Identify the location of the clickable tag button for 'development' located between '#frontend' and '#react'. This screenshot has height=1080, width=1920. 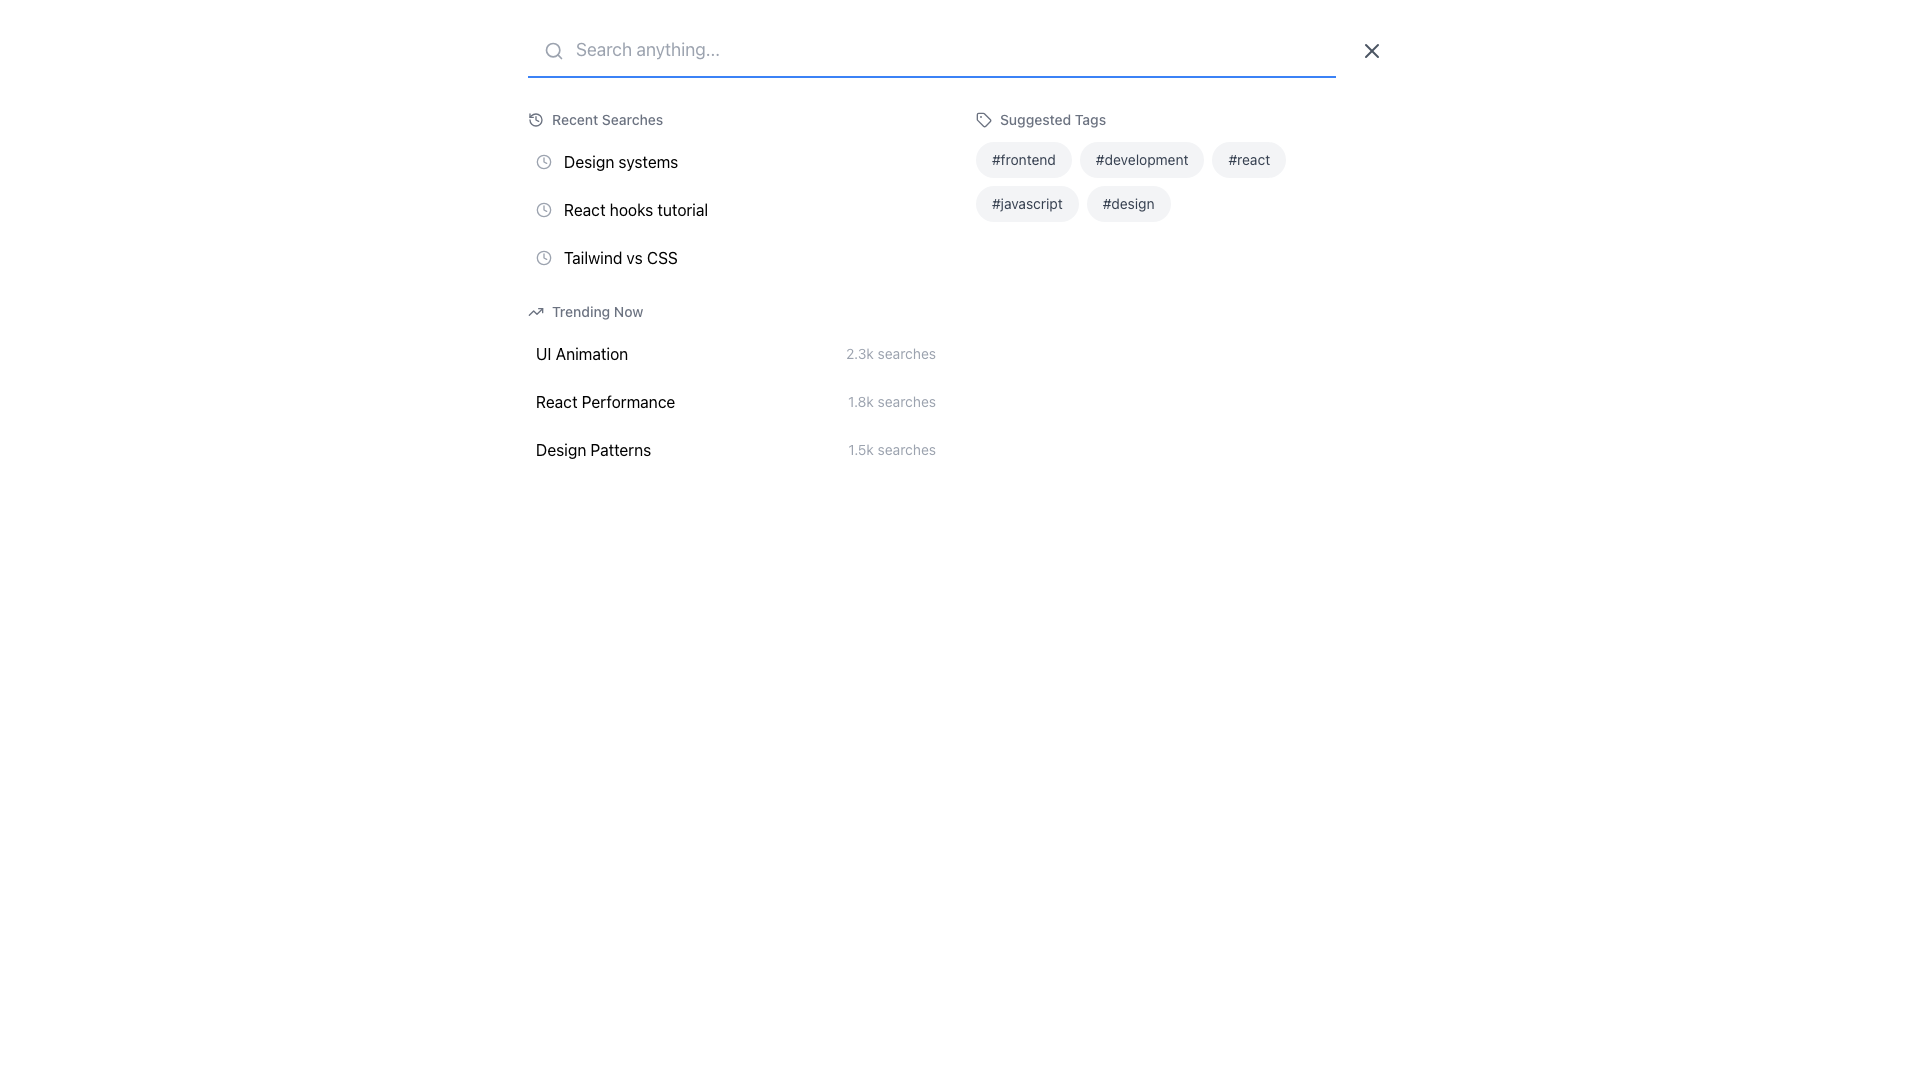
(1142, 158).